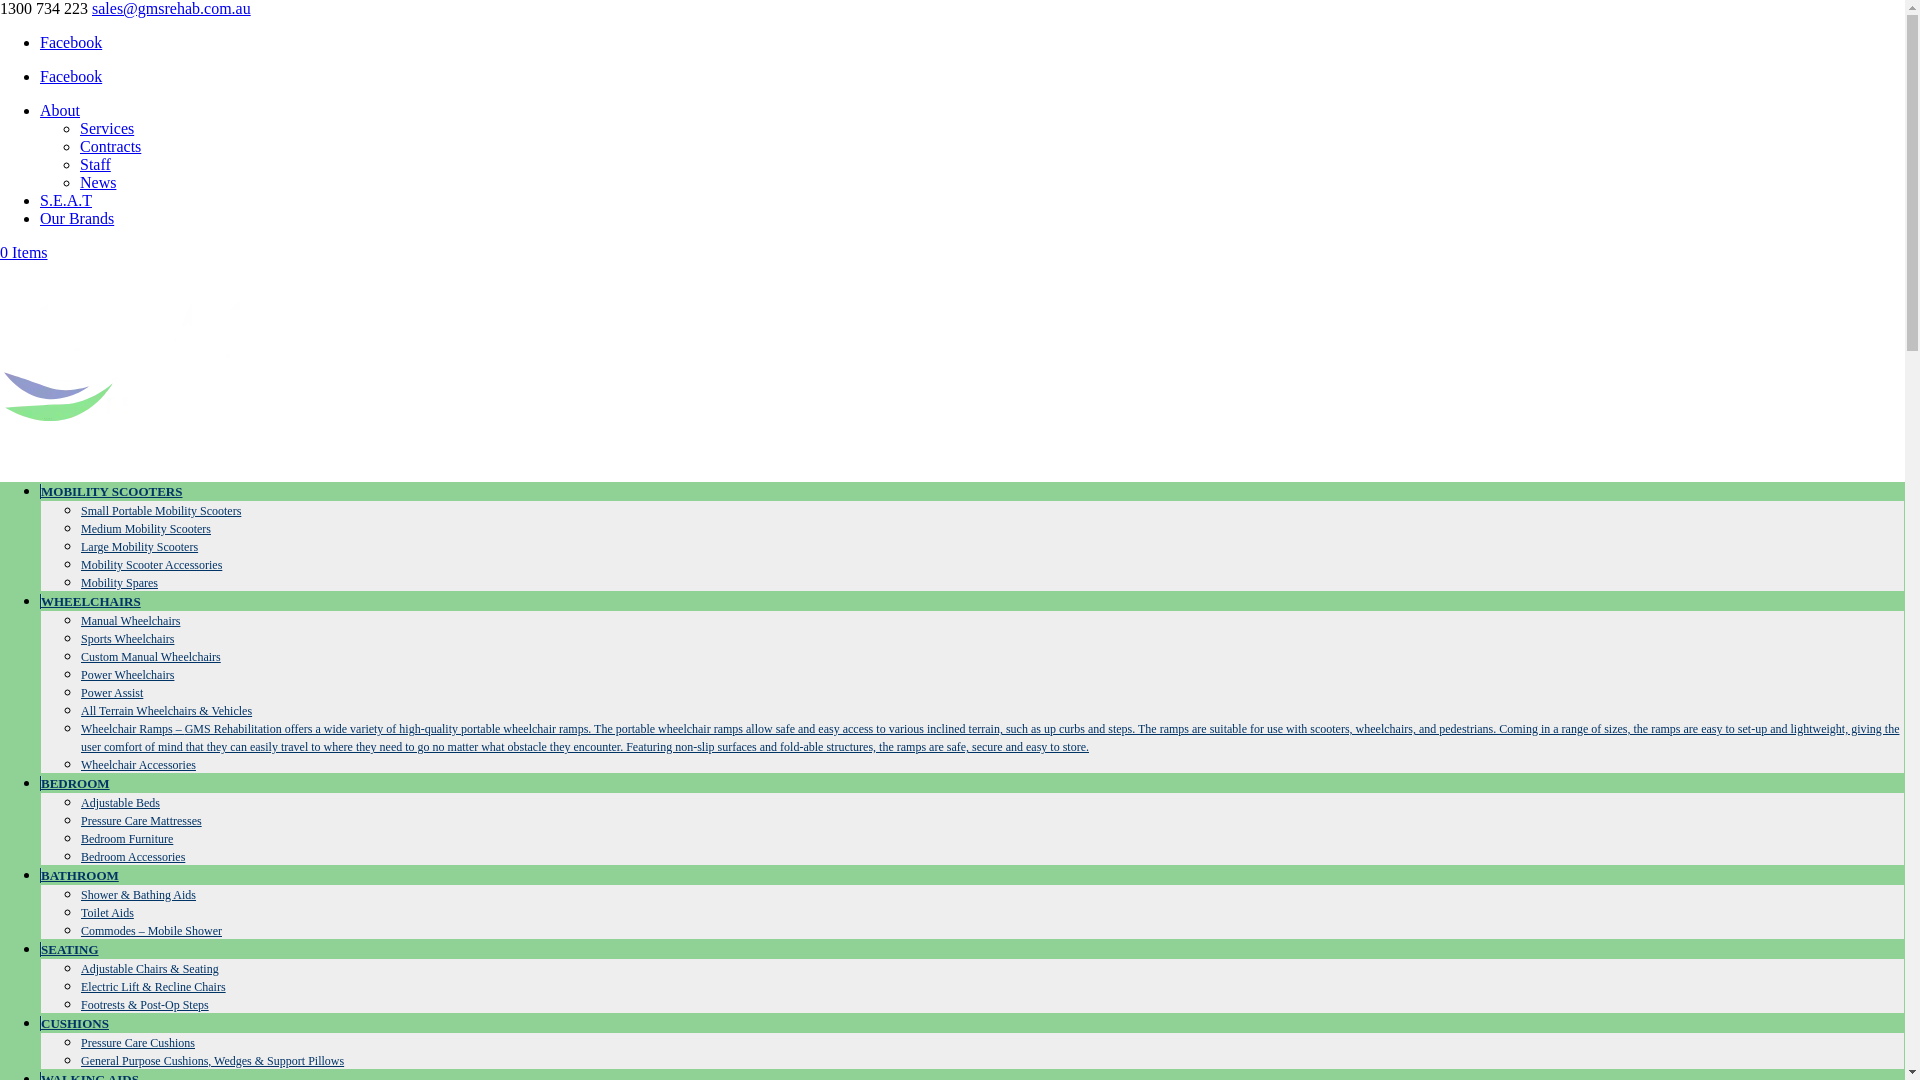 The image size is (1920, 1080). What do you see at coordinates (171, 8) in the screenshot?
I see `'sales@gmsrehab.com.au'` at bounding box center [171, 8].